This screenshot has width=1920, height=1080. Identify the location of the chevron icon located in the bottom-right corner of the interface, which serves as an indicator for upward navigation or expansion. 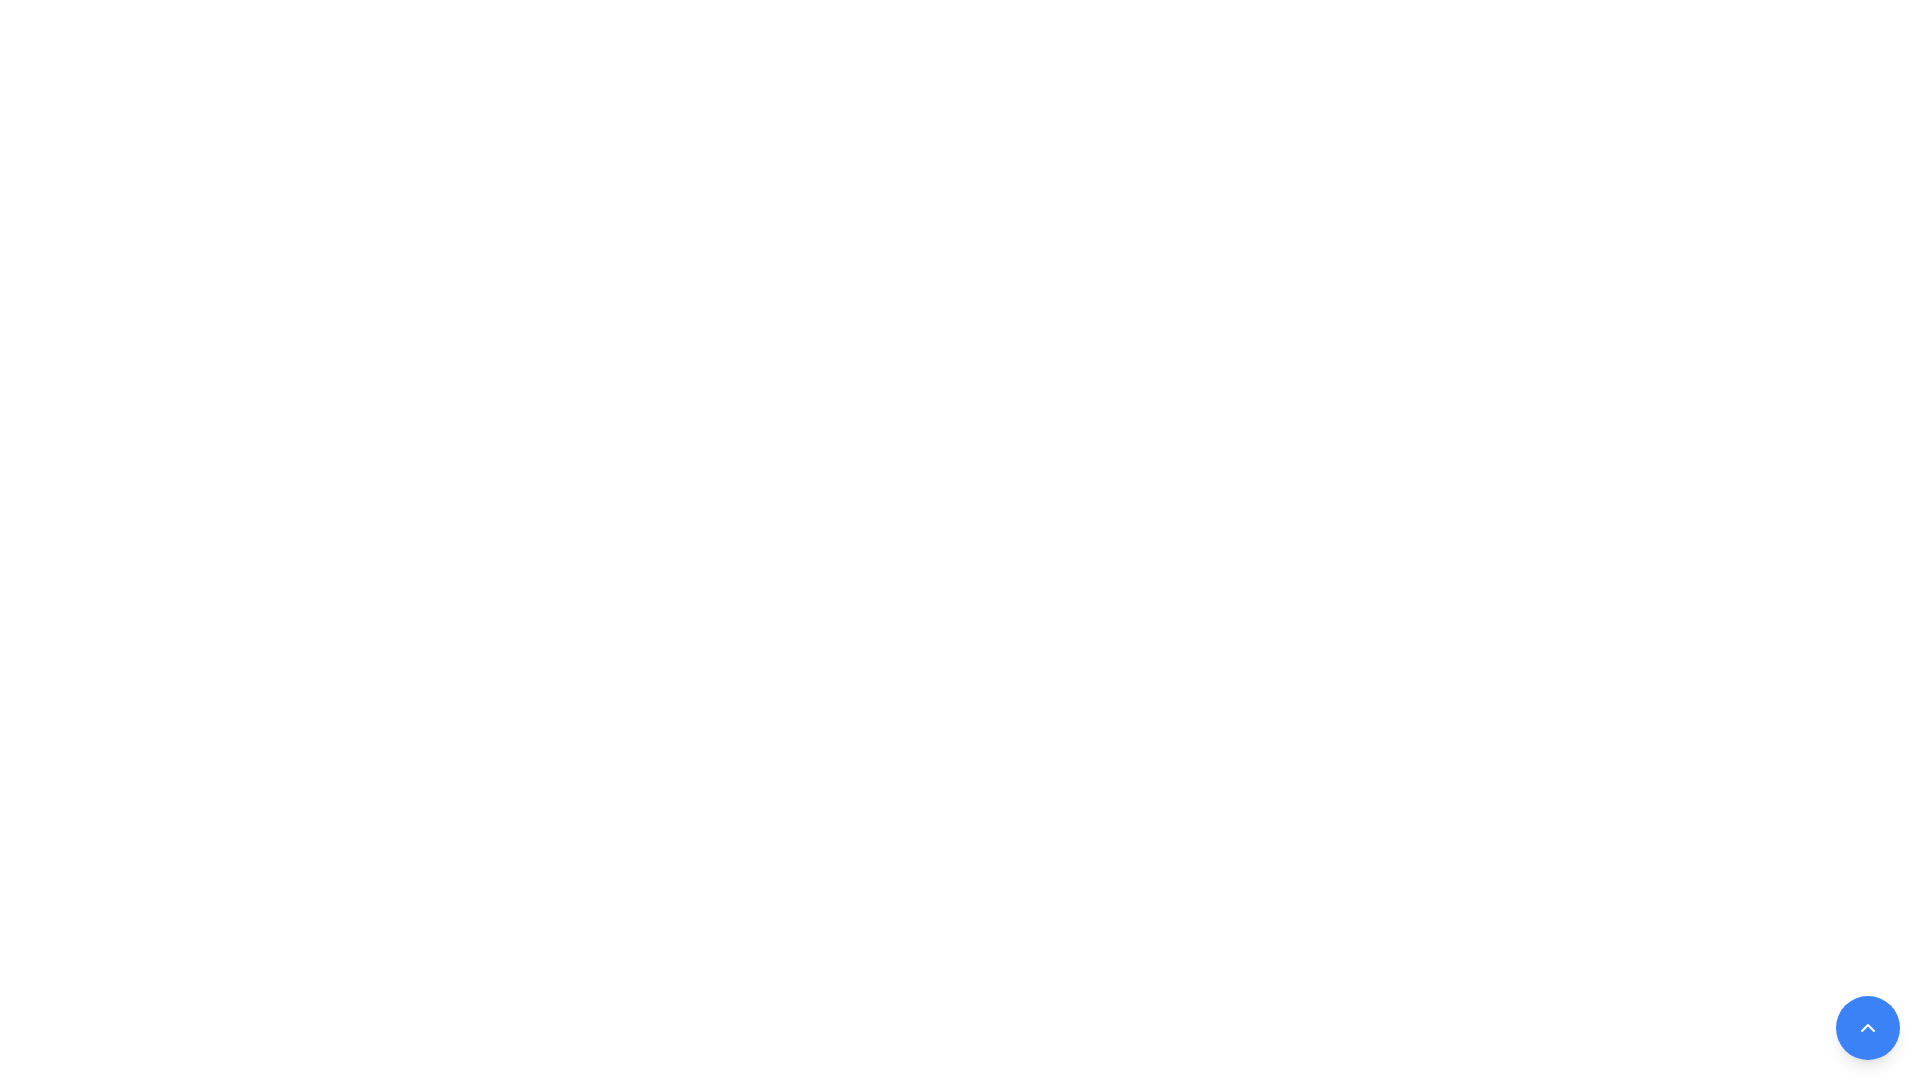
(1866, 1028).